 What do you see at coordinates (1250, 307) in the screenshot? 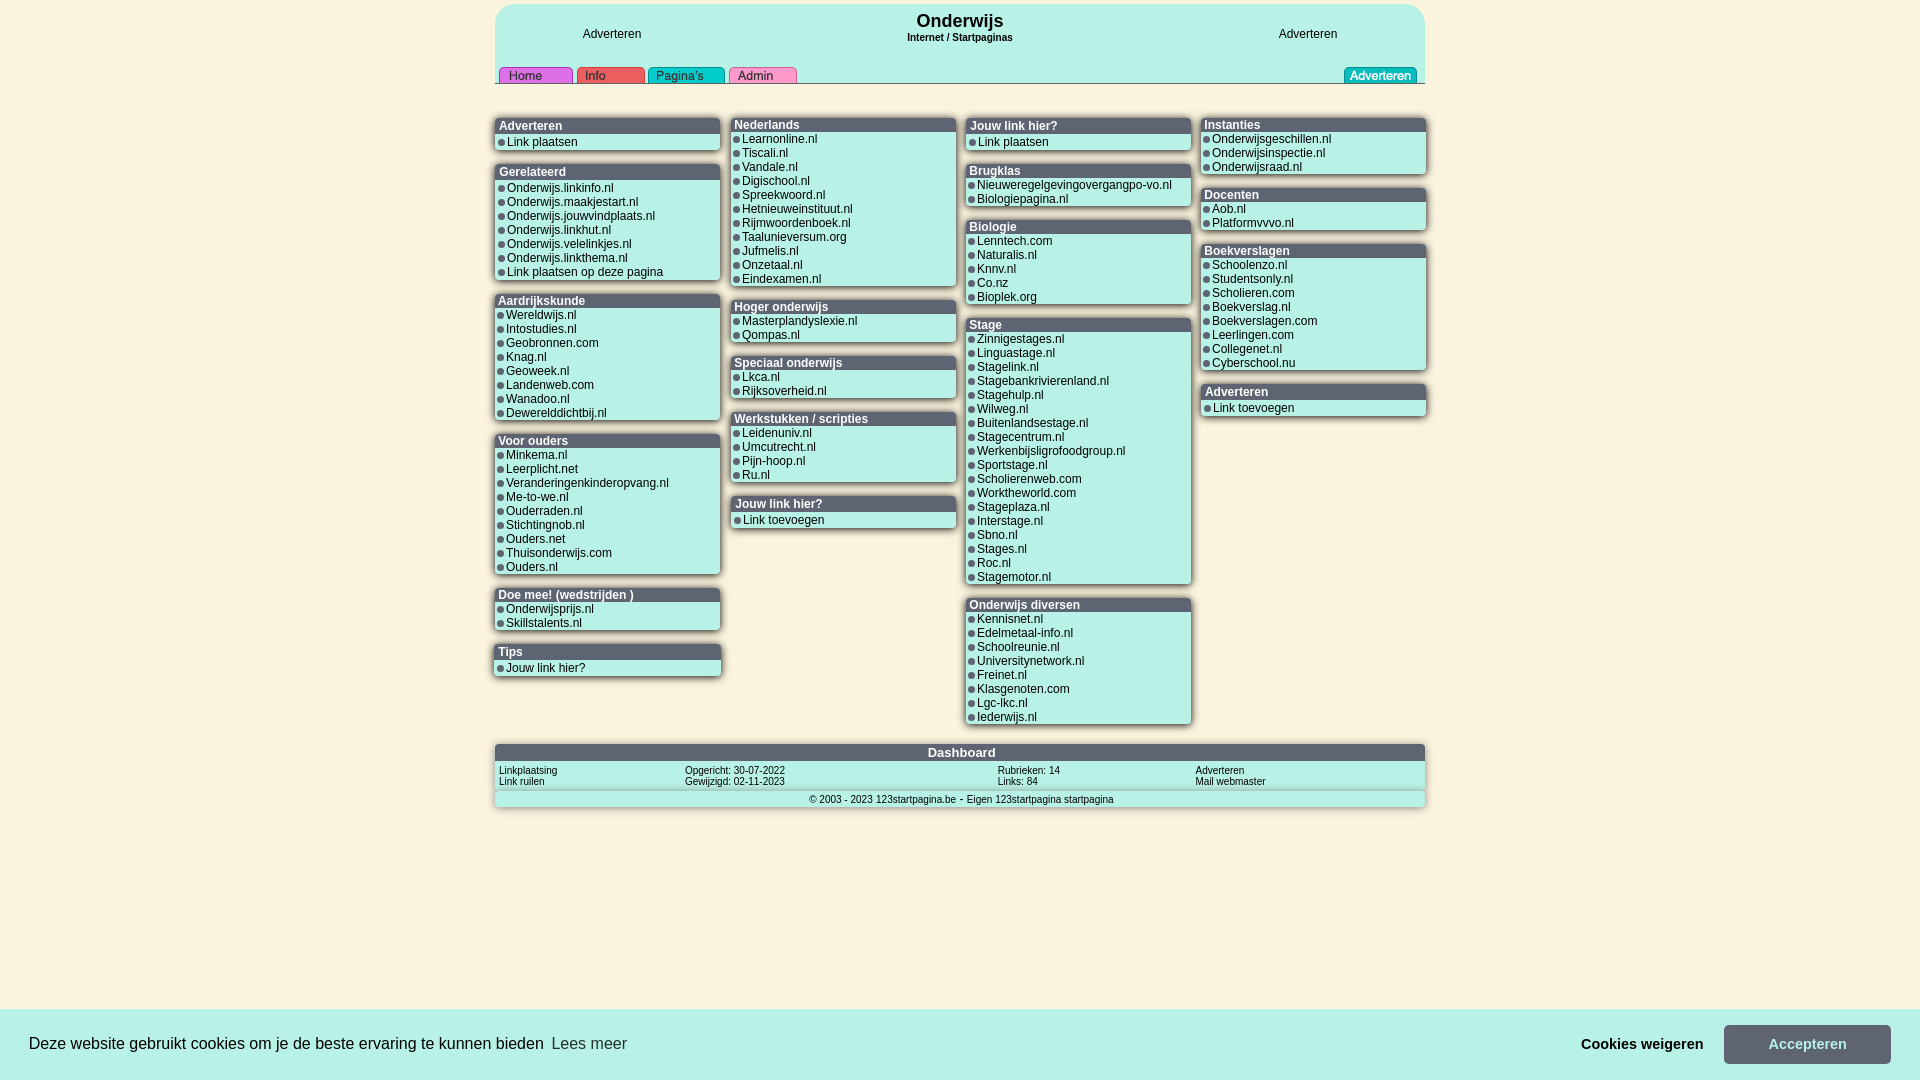
I see `'Boekverslag.nl'` at bounding box center [1250, 307].